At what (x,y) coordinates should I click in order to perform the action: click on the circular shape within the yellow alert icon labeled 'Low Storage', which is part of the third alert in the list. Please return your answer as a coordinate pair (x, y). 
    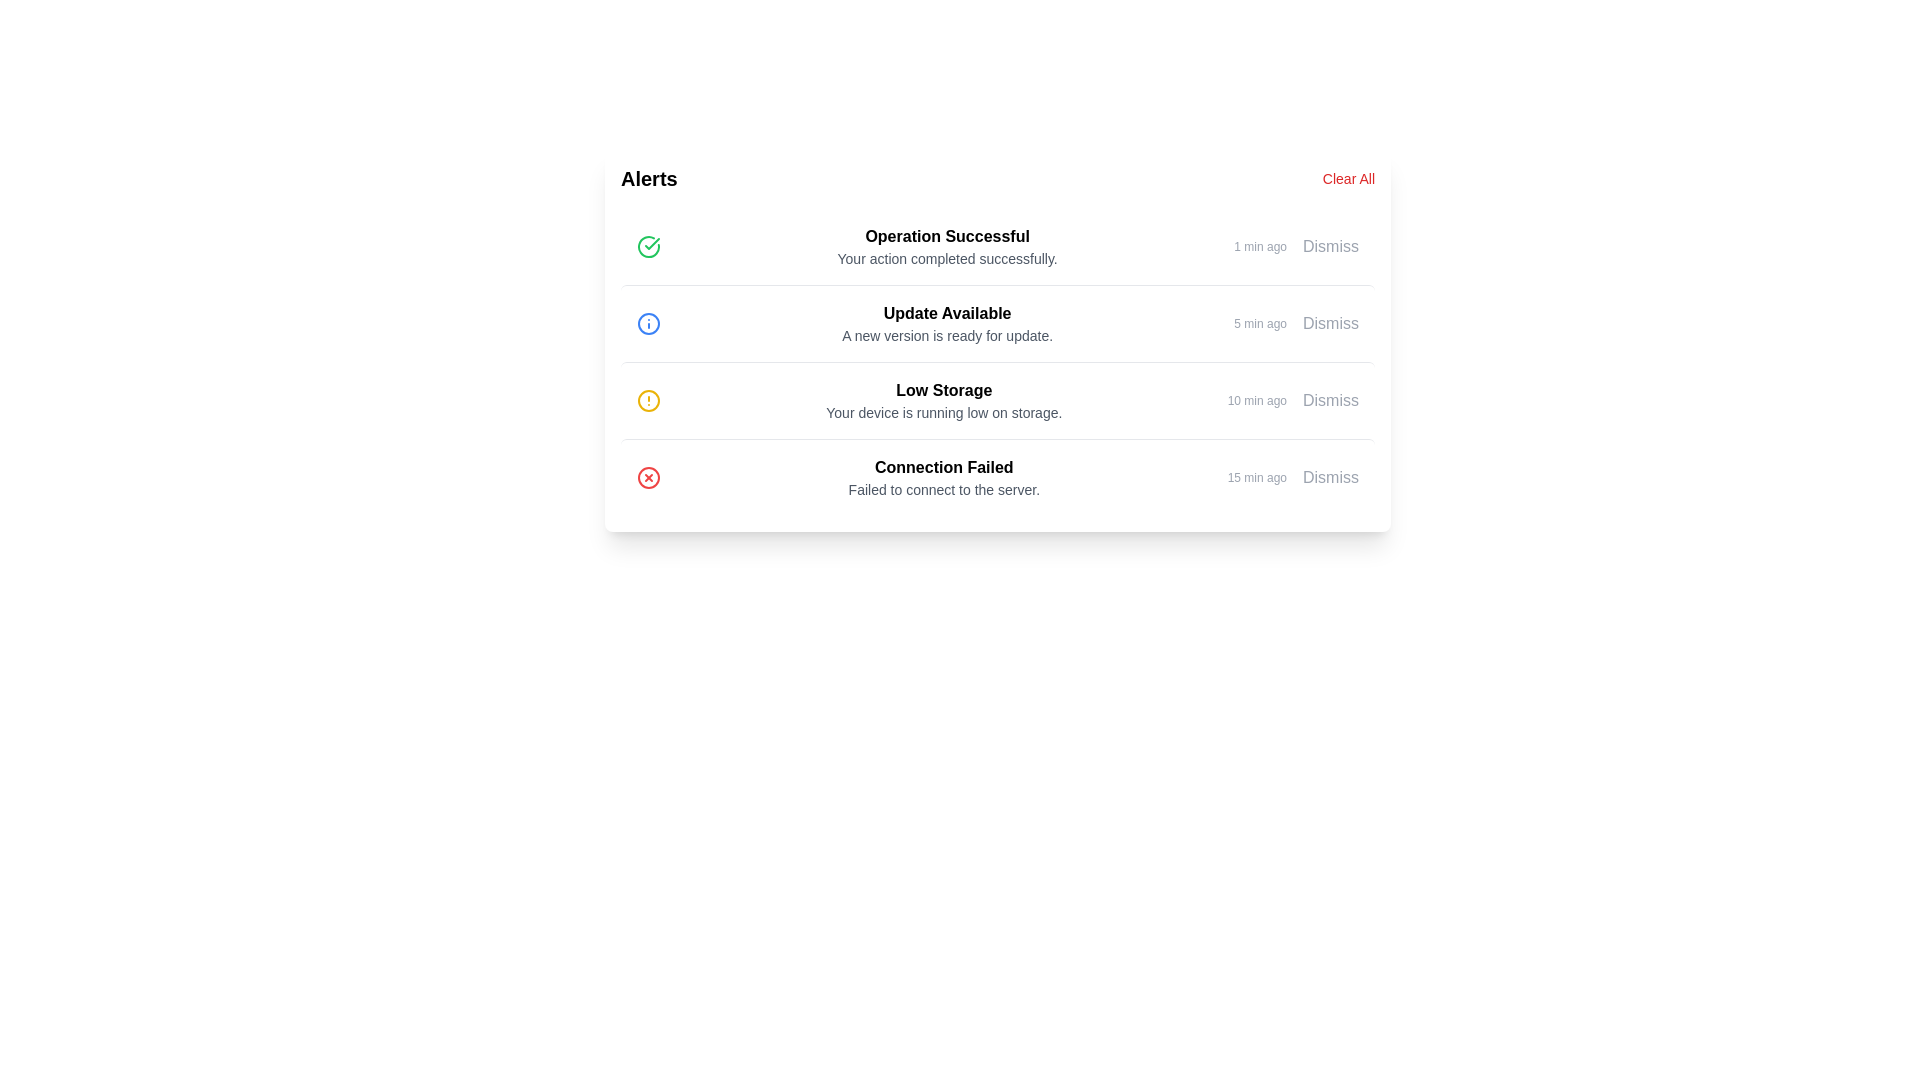
    Looking at the image, I should click on (648, 401).